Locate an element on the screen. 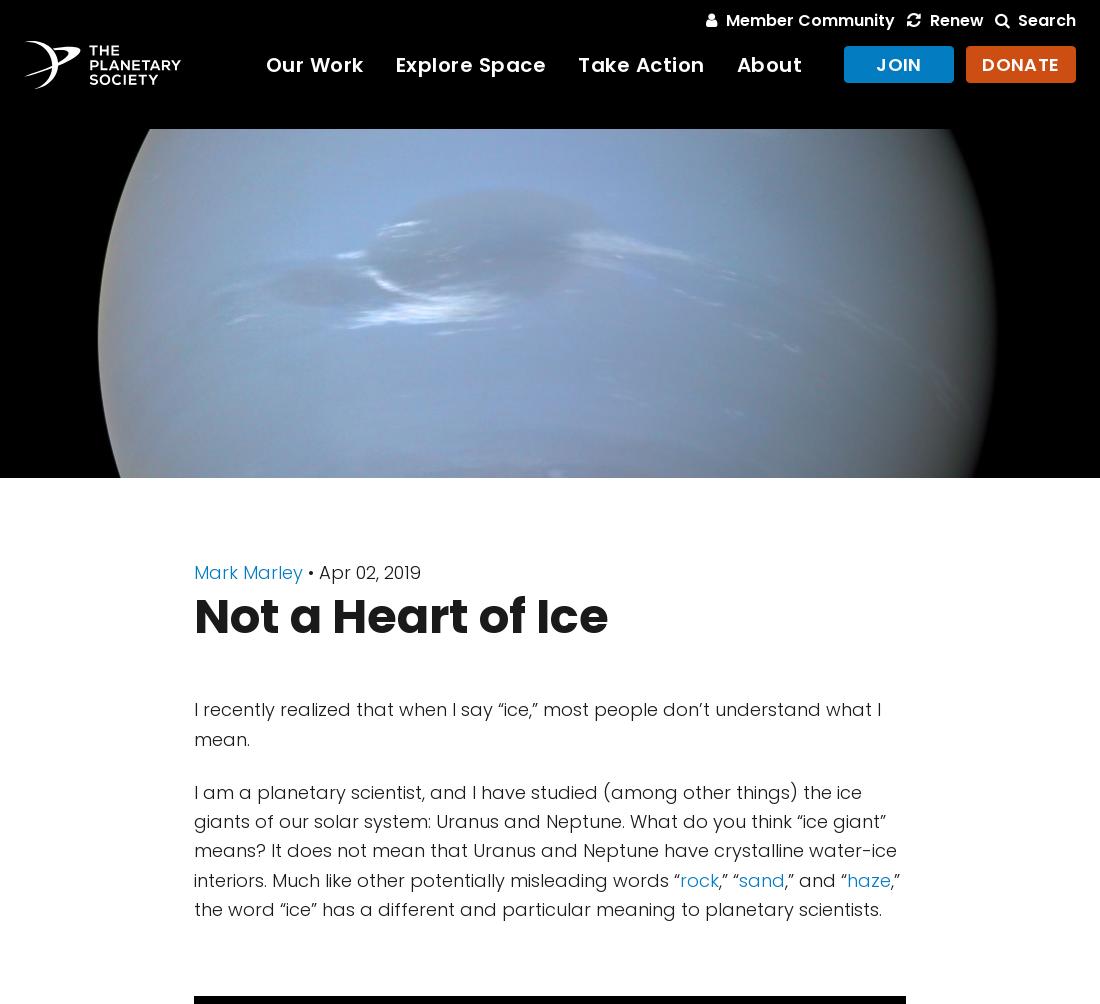 This screenshot has height=1004, width=1100. 'Apr 02, 2019' is located at coordinates (370, 572).